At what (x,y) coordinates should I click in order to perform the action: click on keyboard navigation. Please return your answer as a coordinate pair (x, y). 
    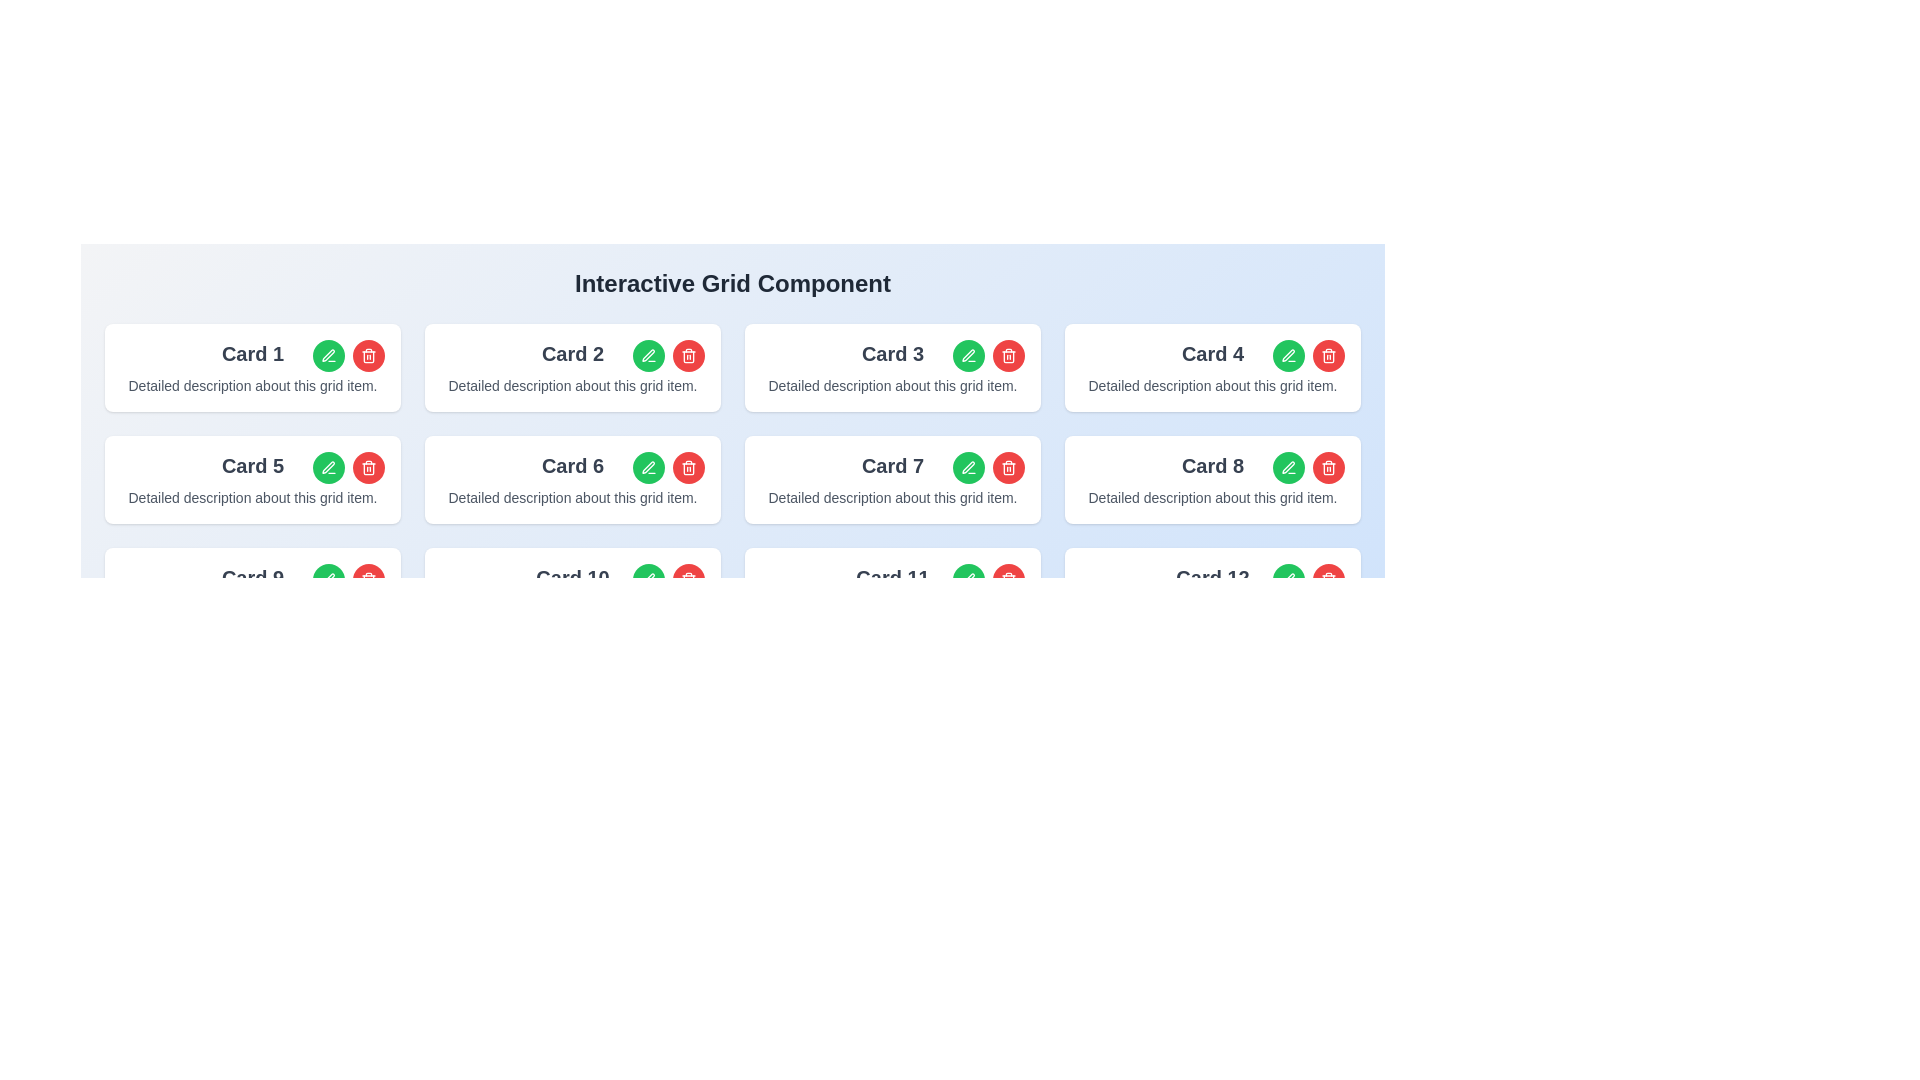
    Looking at the image, I should click on (252, 590).